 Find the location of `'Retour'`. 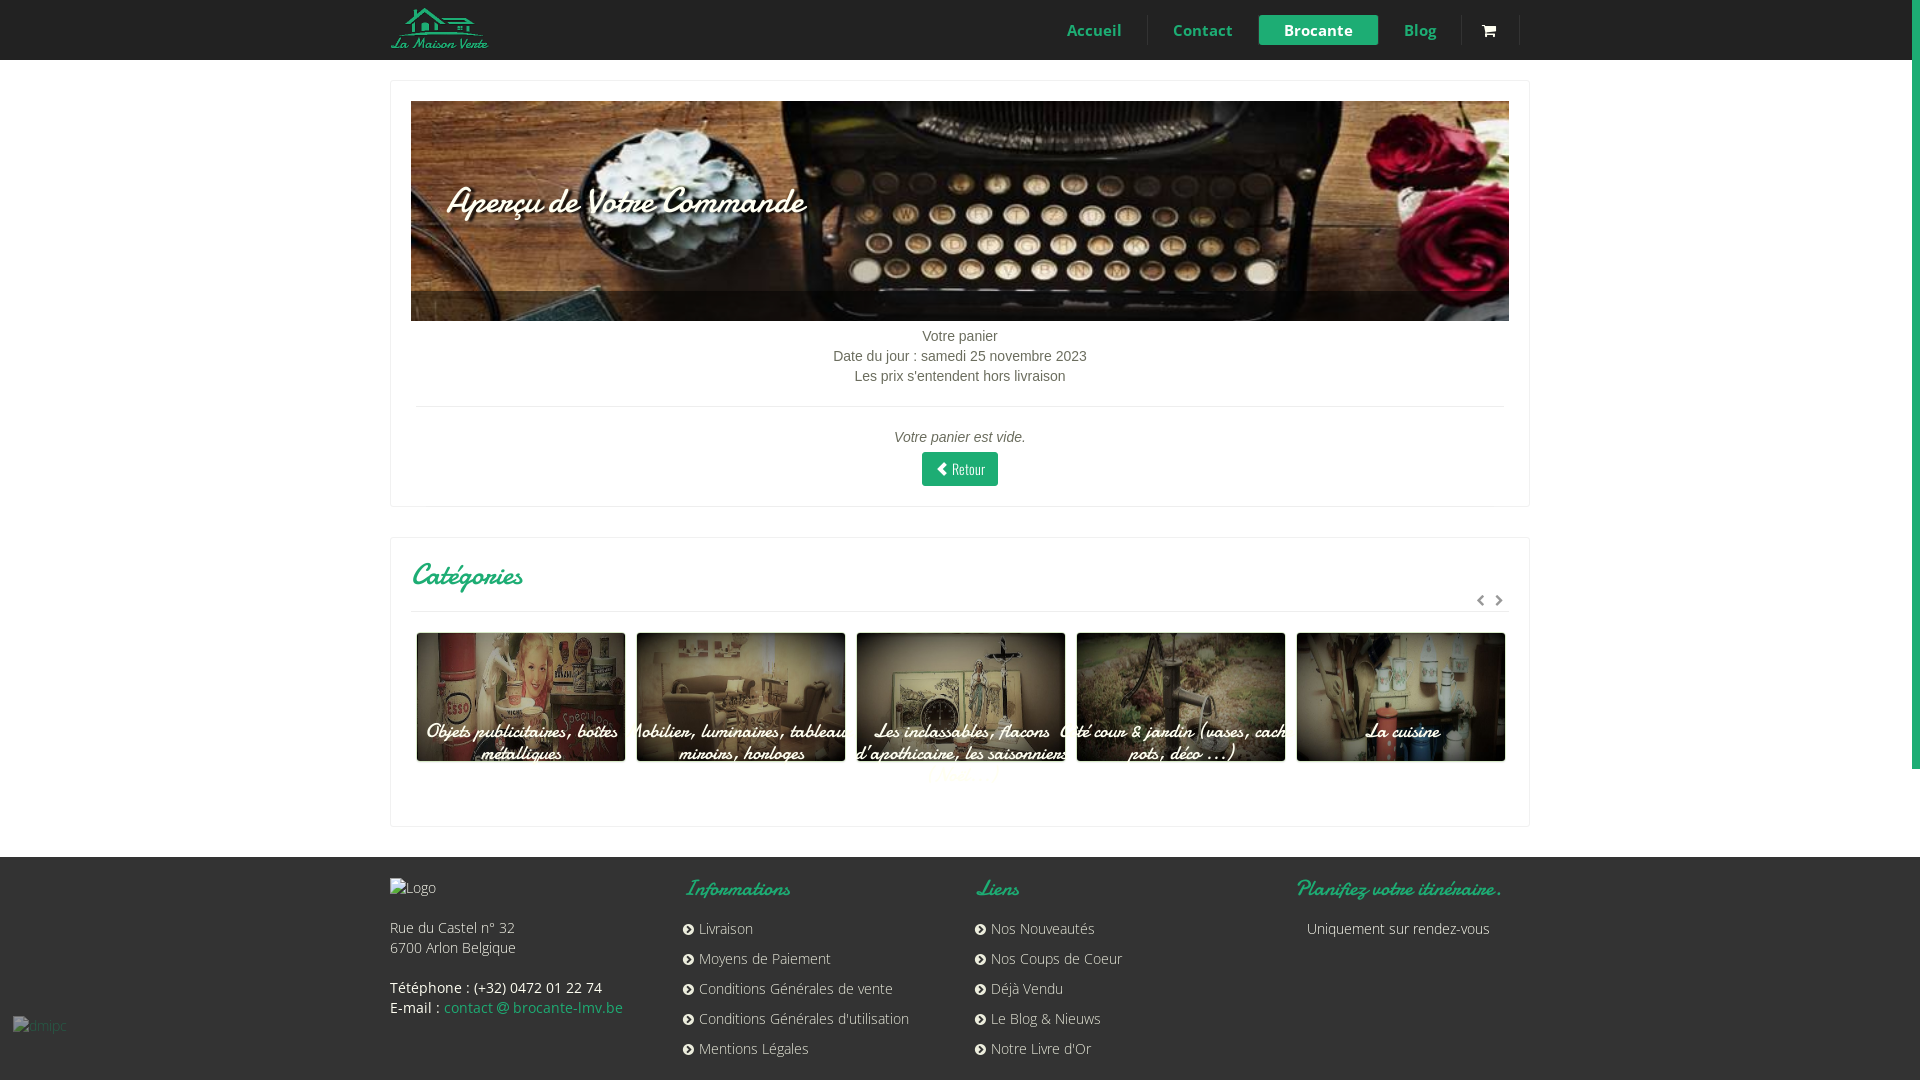

'Retour' is located at coordinates (960, 469).